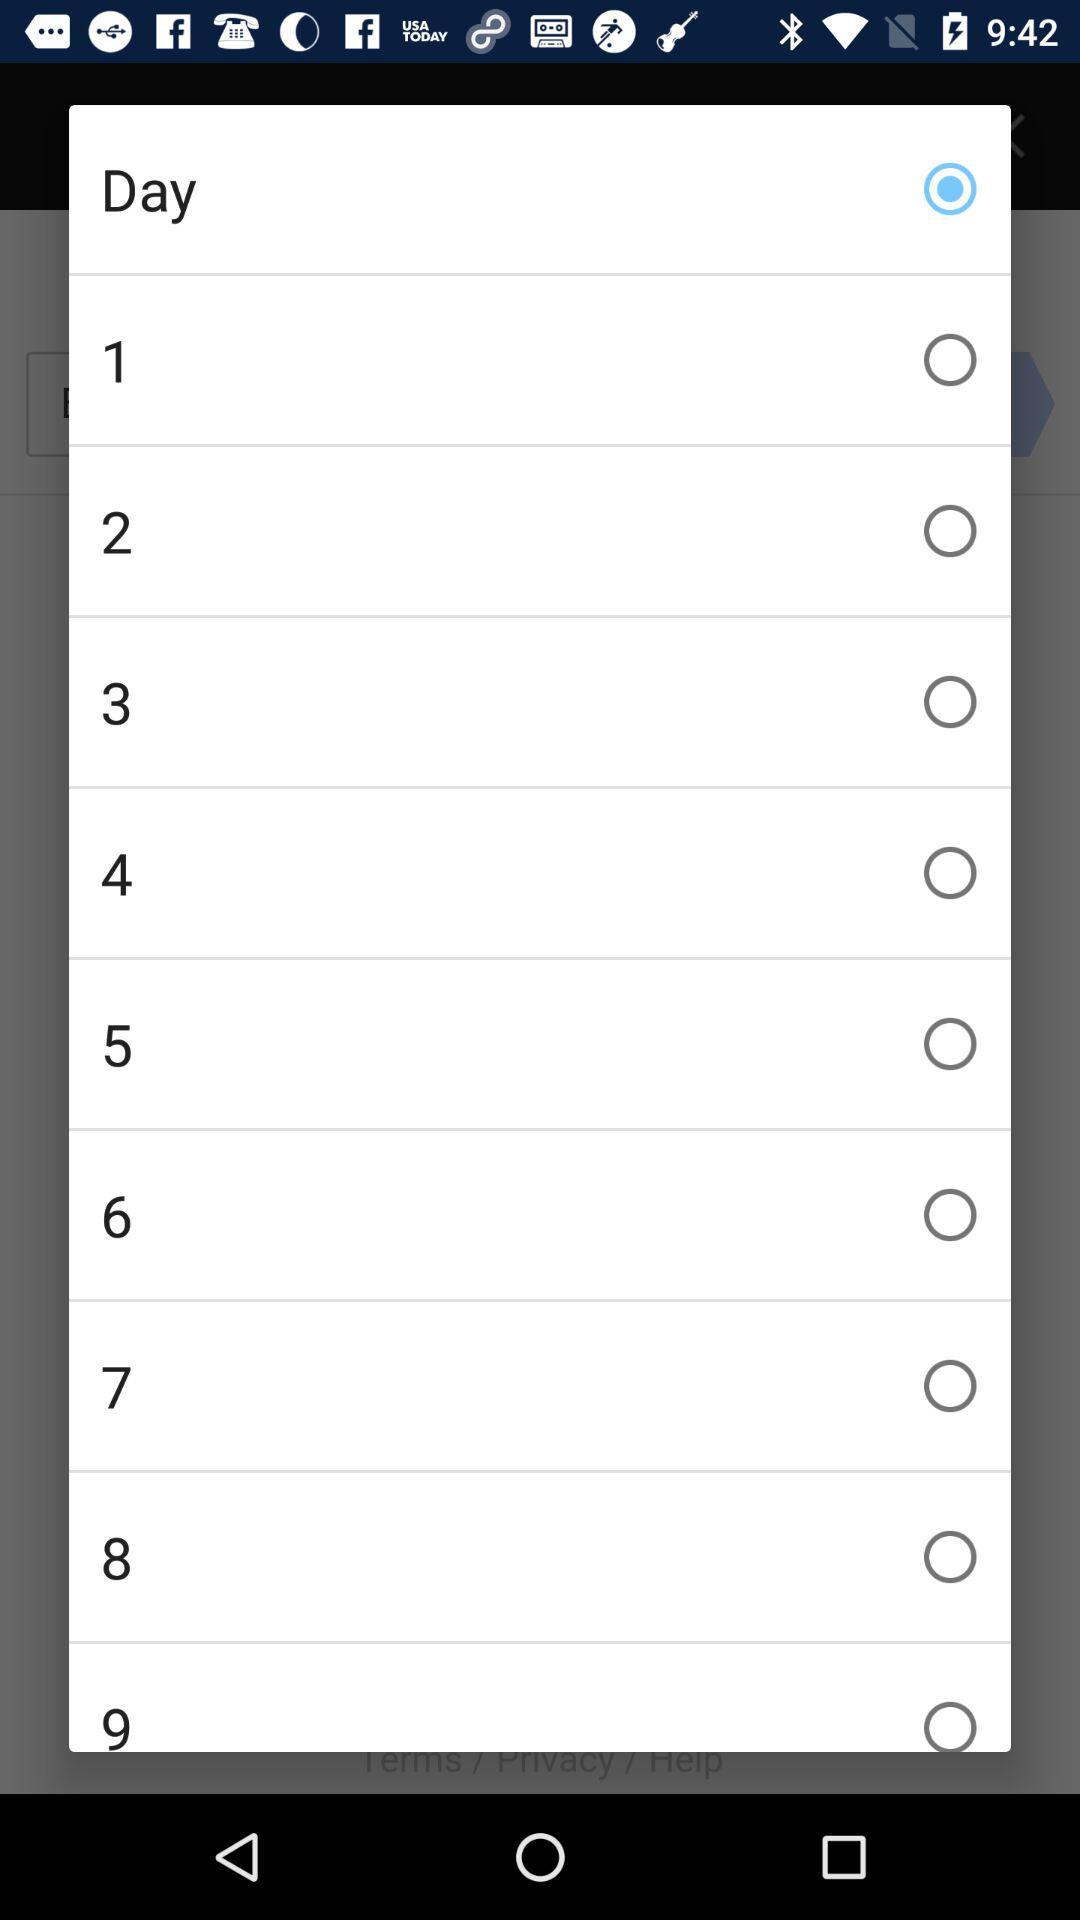 The width and height of the screenshot is (1080, 1920). Describe the element at coordinates (540, 360) in the screenshot. I see `1 checkbox` at that location.